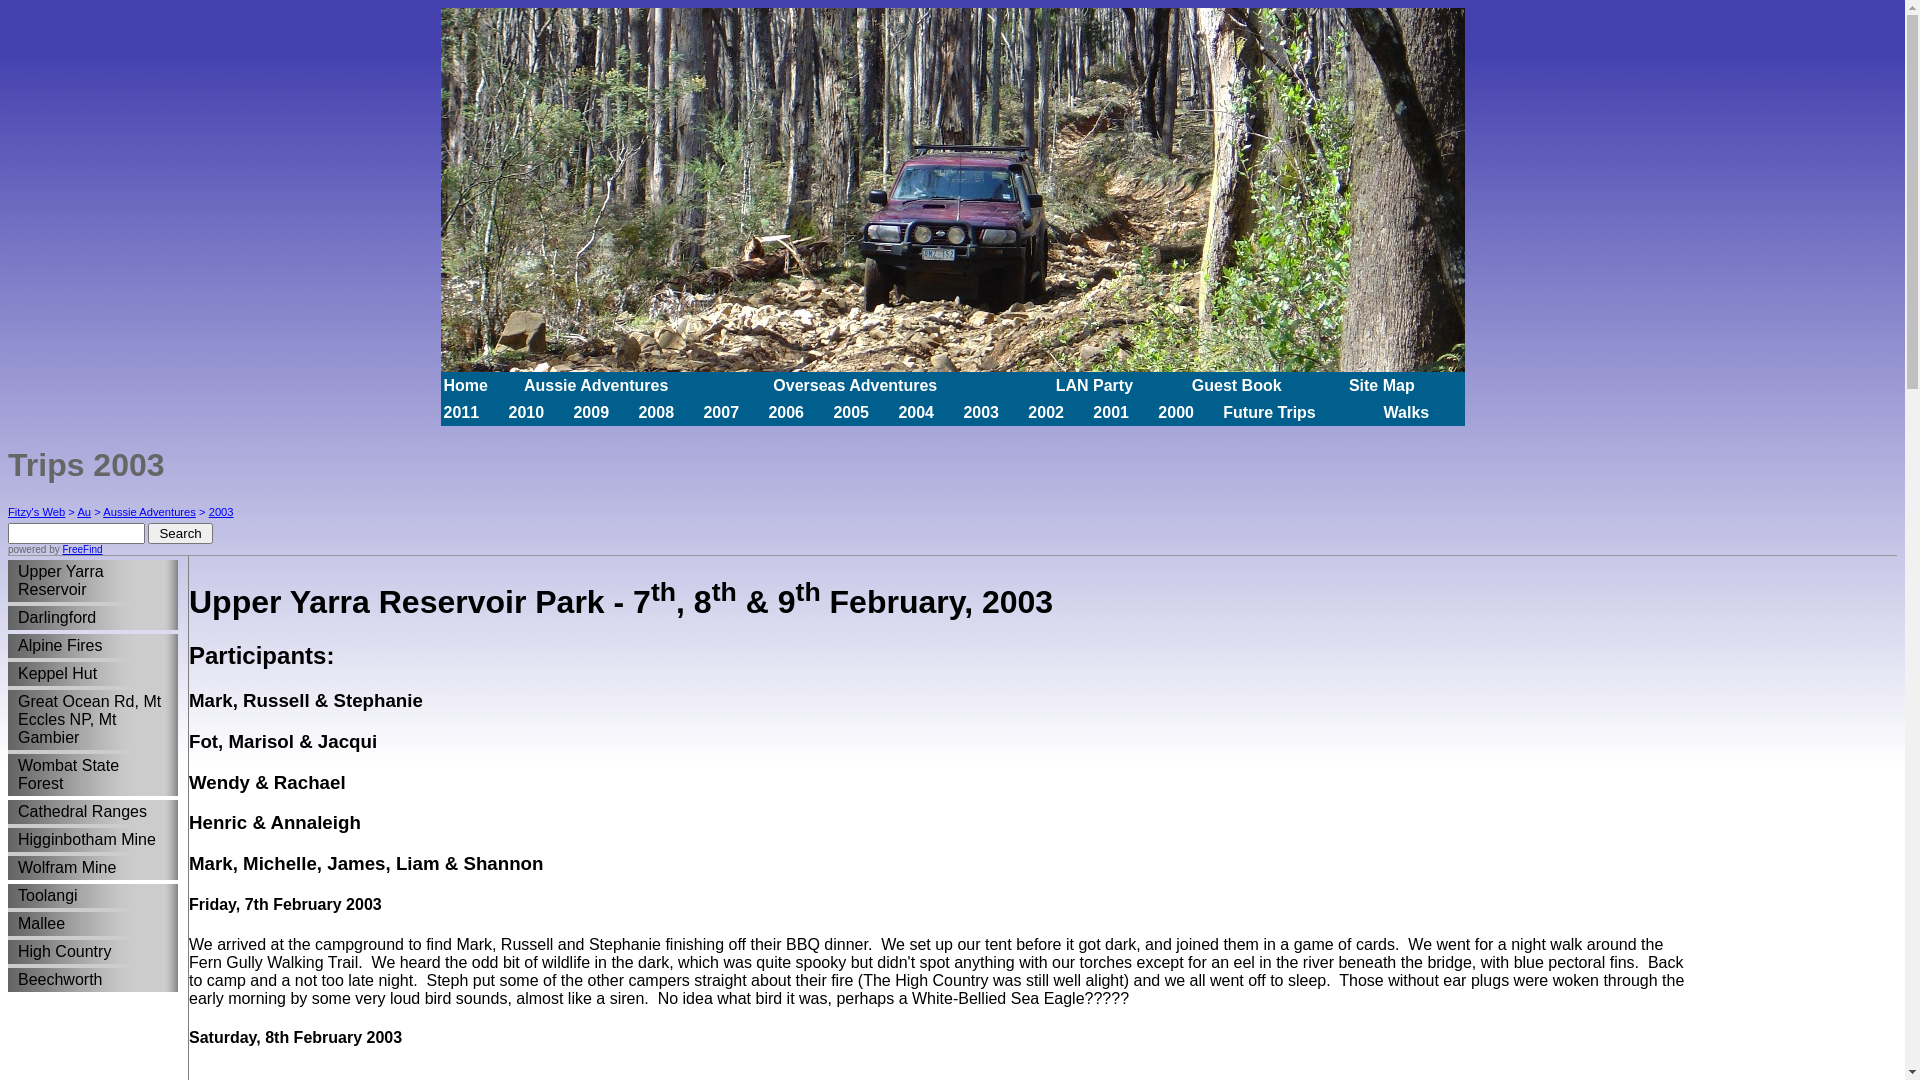  What do you see at coordinates (8, 616) in the screenshot?
I see `'Darlingford'` at bounding box center [8, 616].